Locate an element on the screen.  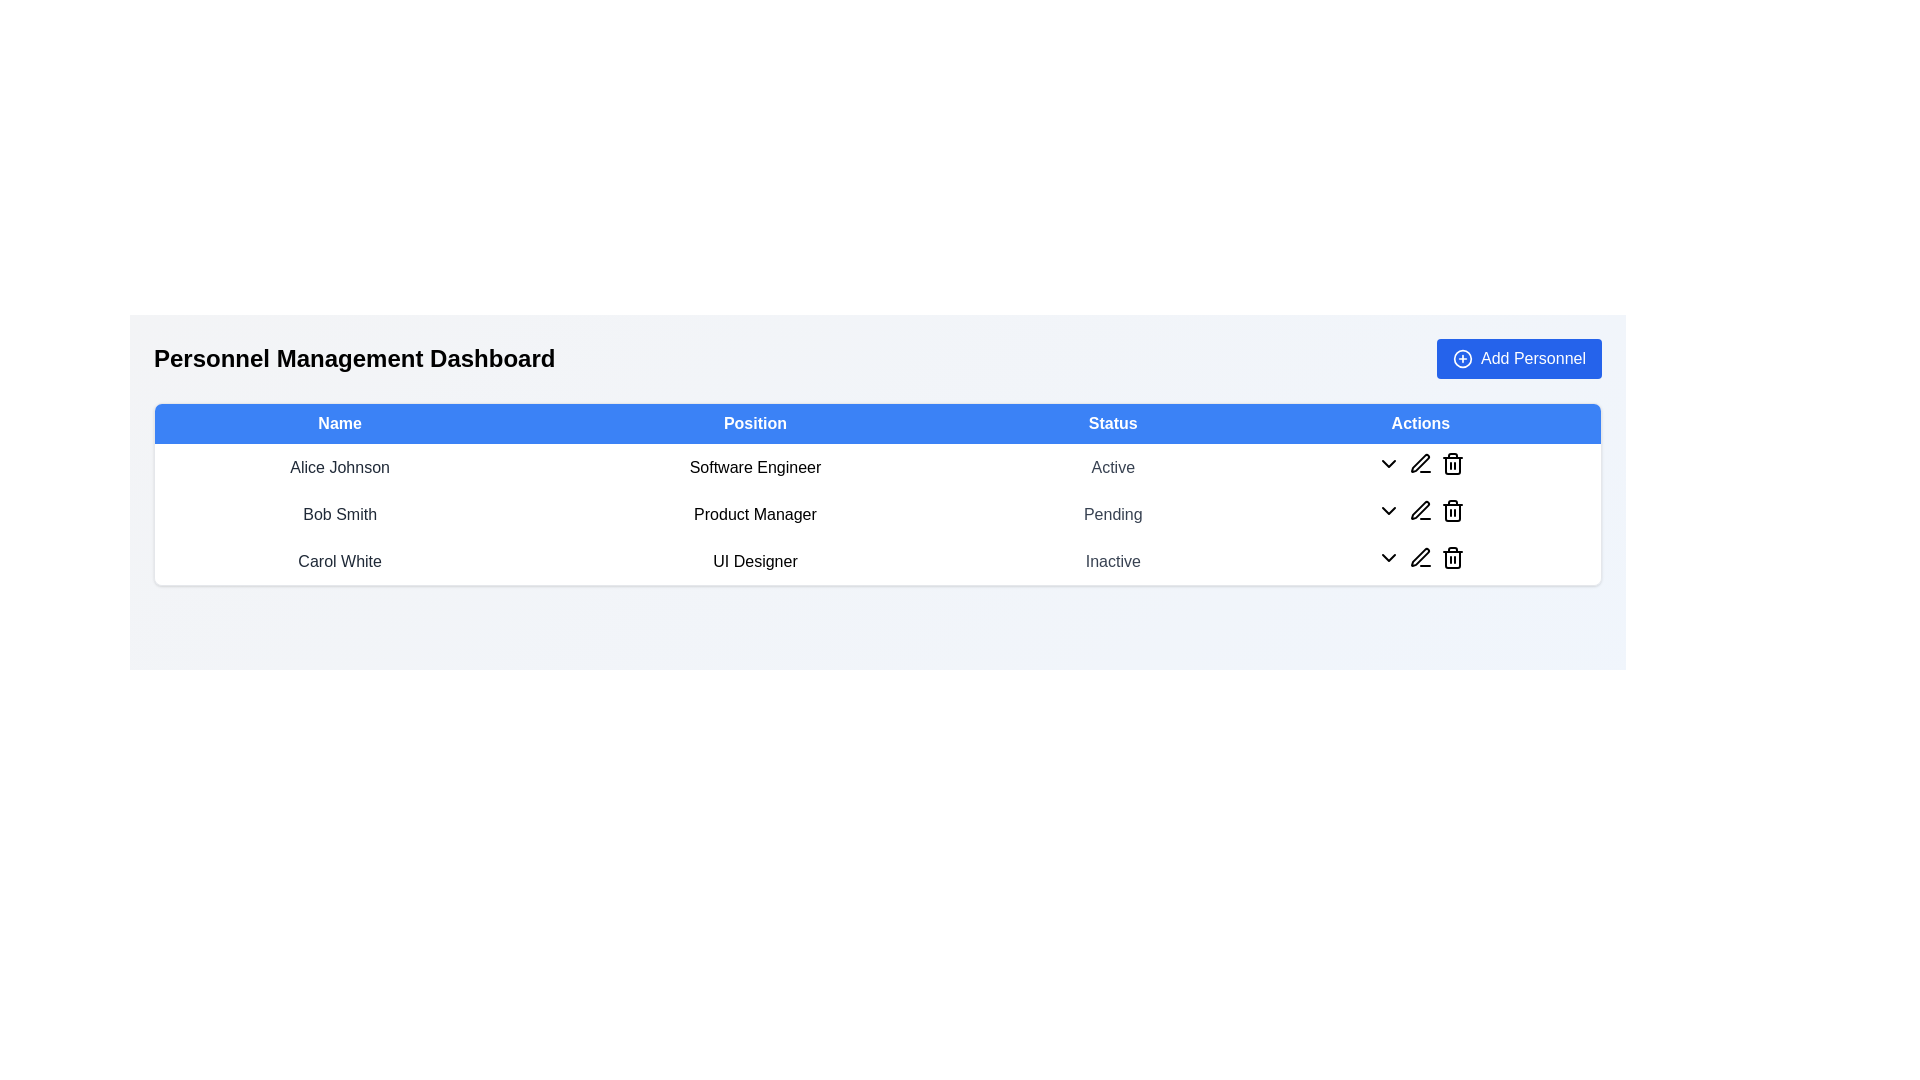
the static text displaying the name 'Bob Smith', which is styled with a medium font weight and gray color, located in the personnel management table under the 'Name' column as the second entry is located at coordinates (340, 513).